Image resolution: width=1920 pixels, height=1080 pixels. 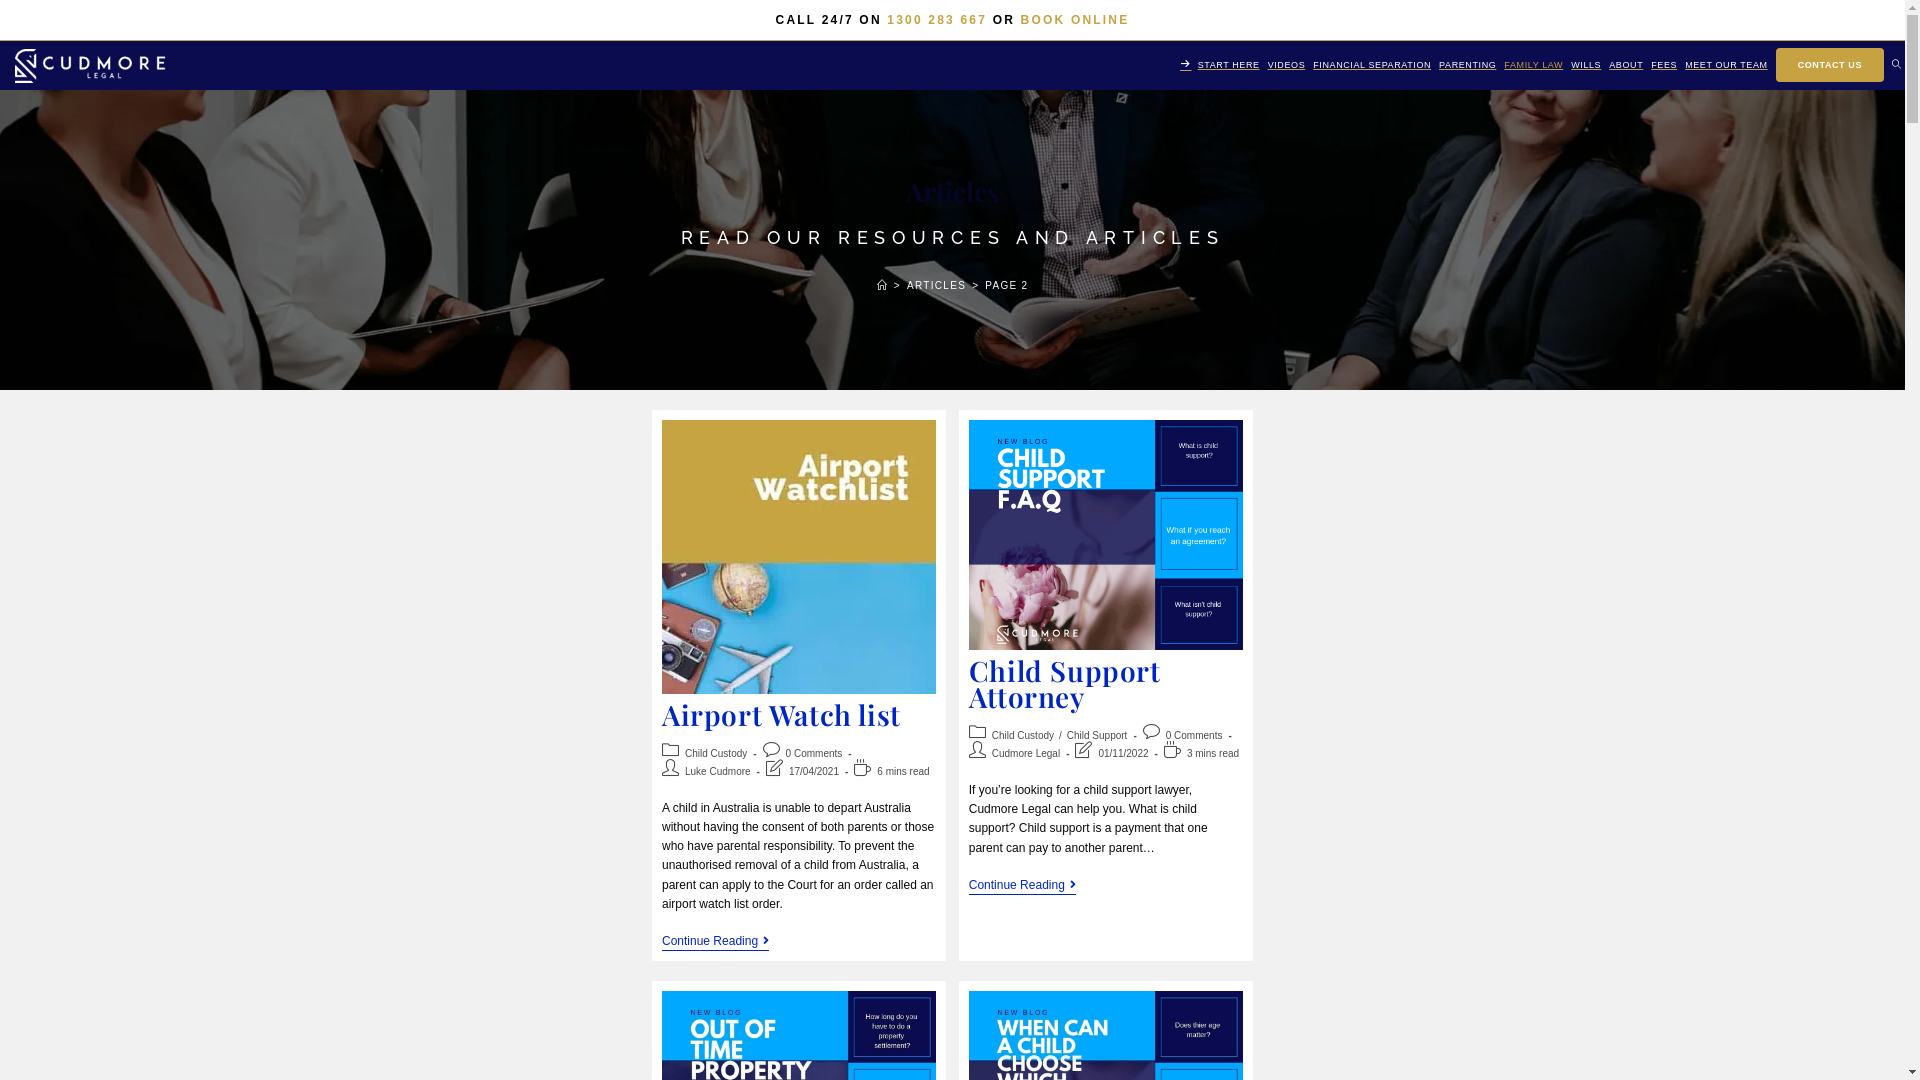 What do you see at coordinates (1584, 64) in the screenshot?
I see `'WILLS'` at bounding box center [1584, 64].